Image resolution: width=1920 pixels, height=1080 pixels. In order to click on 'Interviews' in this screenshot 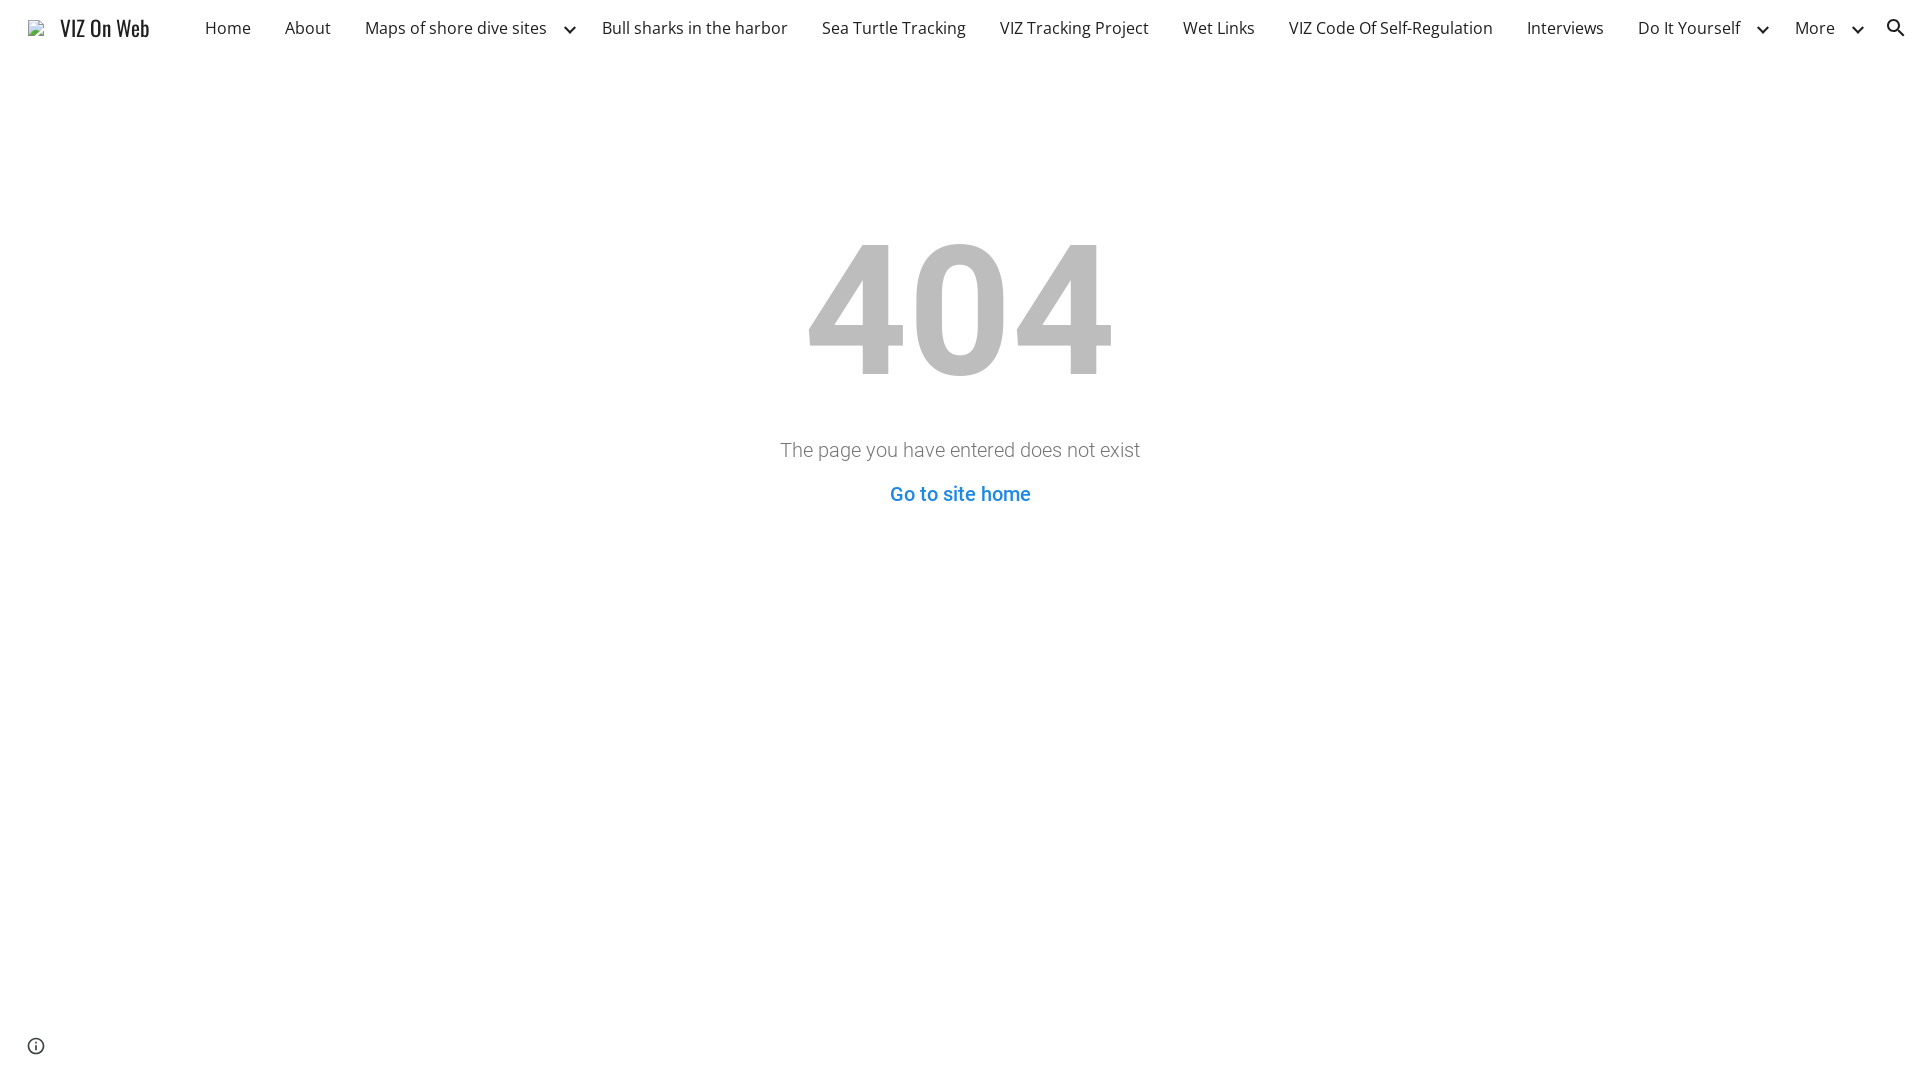, I will do `click(1564, 27)`.